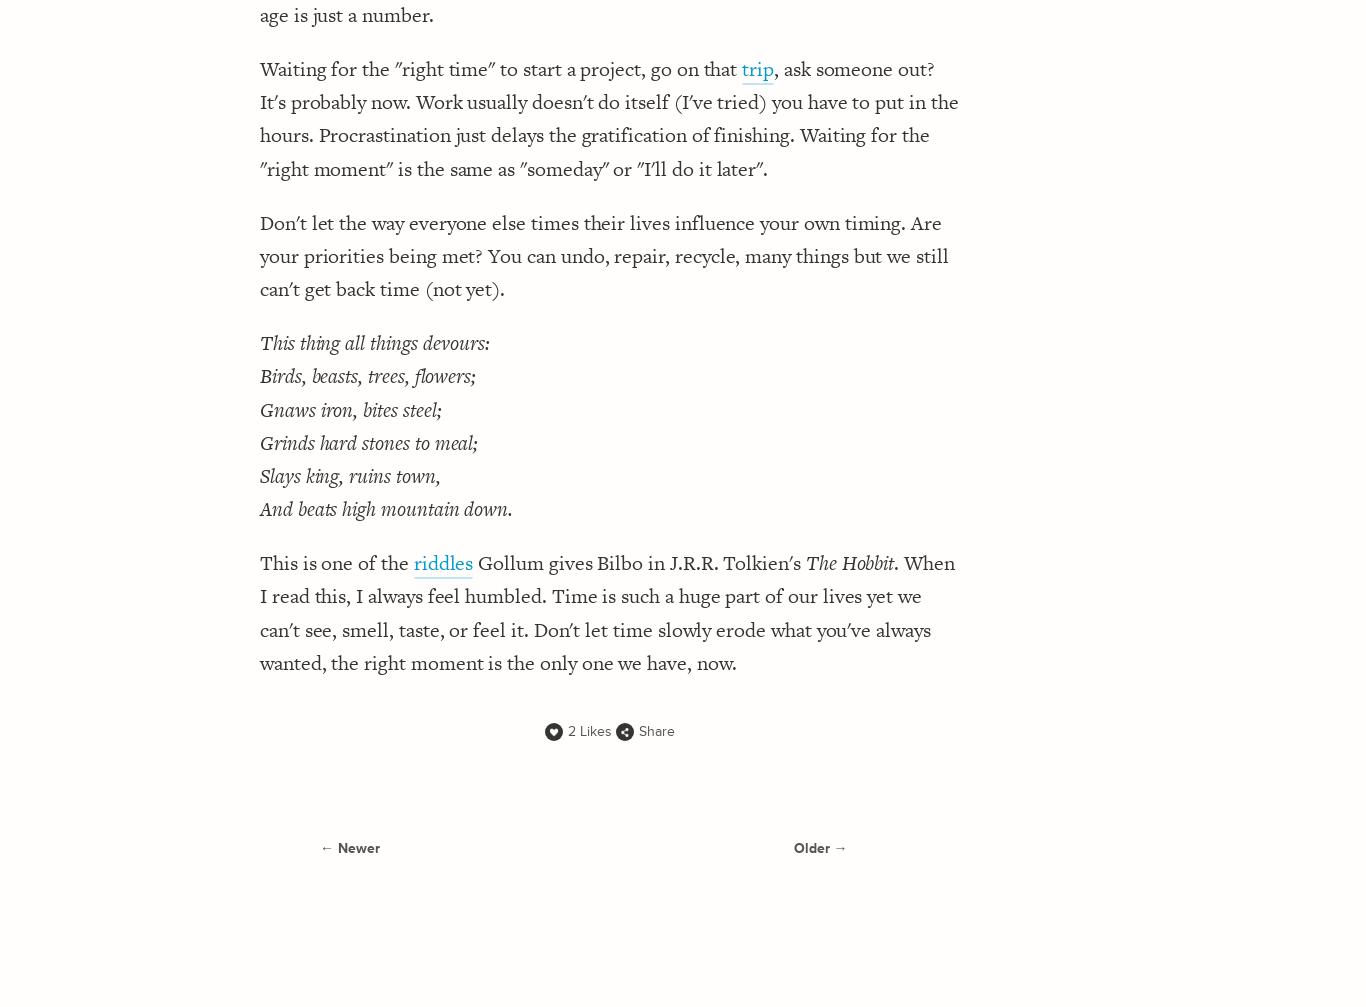  I want to click on '. When I read this, I always feel humbled. Time is such a huge part of our lives yet we can't see, smell, taste, or feel it. Don't let time slowly erode what you've always wanted, the right moment is the only one we have, now.', so click(606, 611).